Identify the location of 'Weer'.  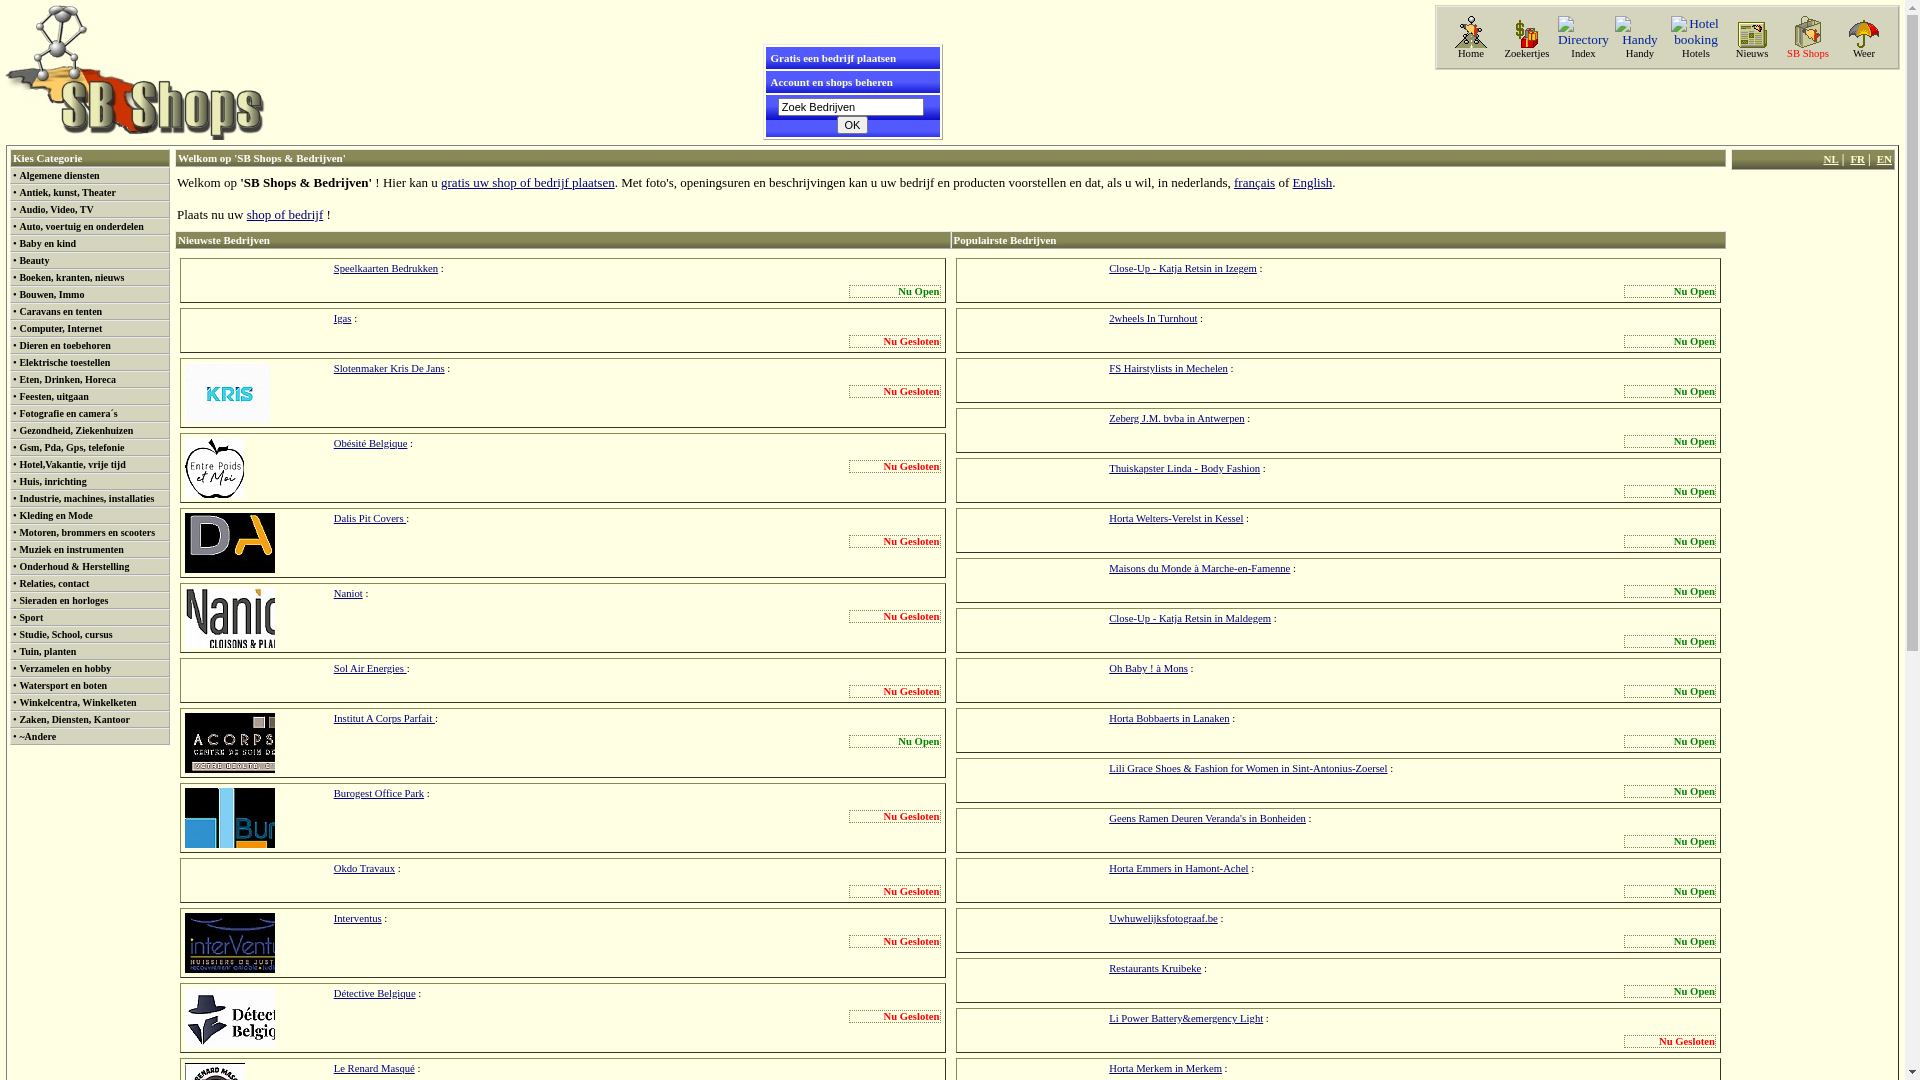
(1862, 52).